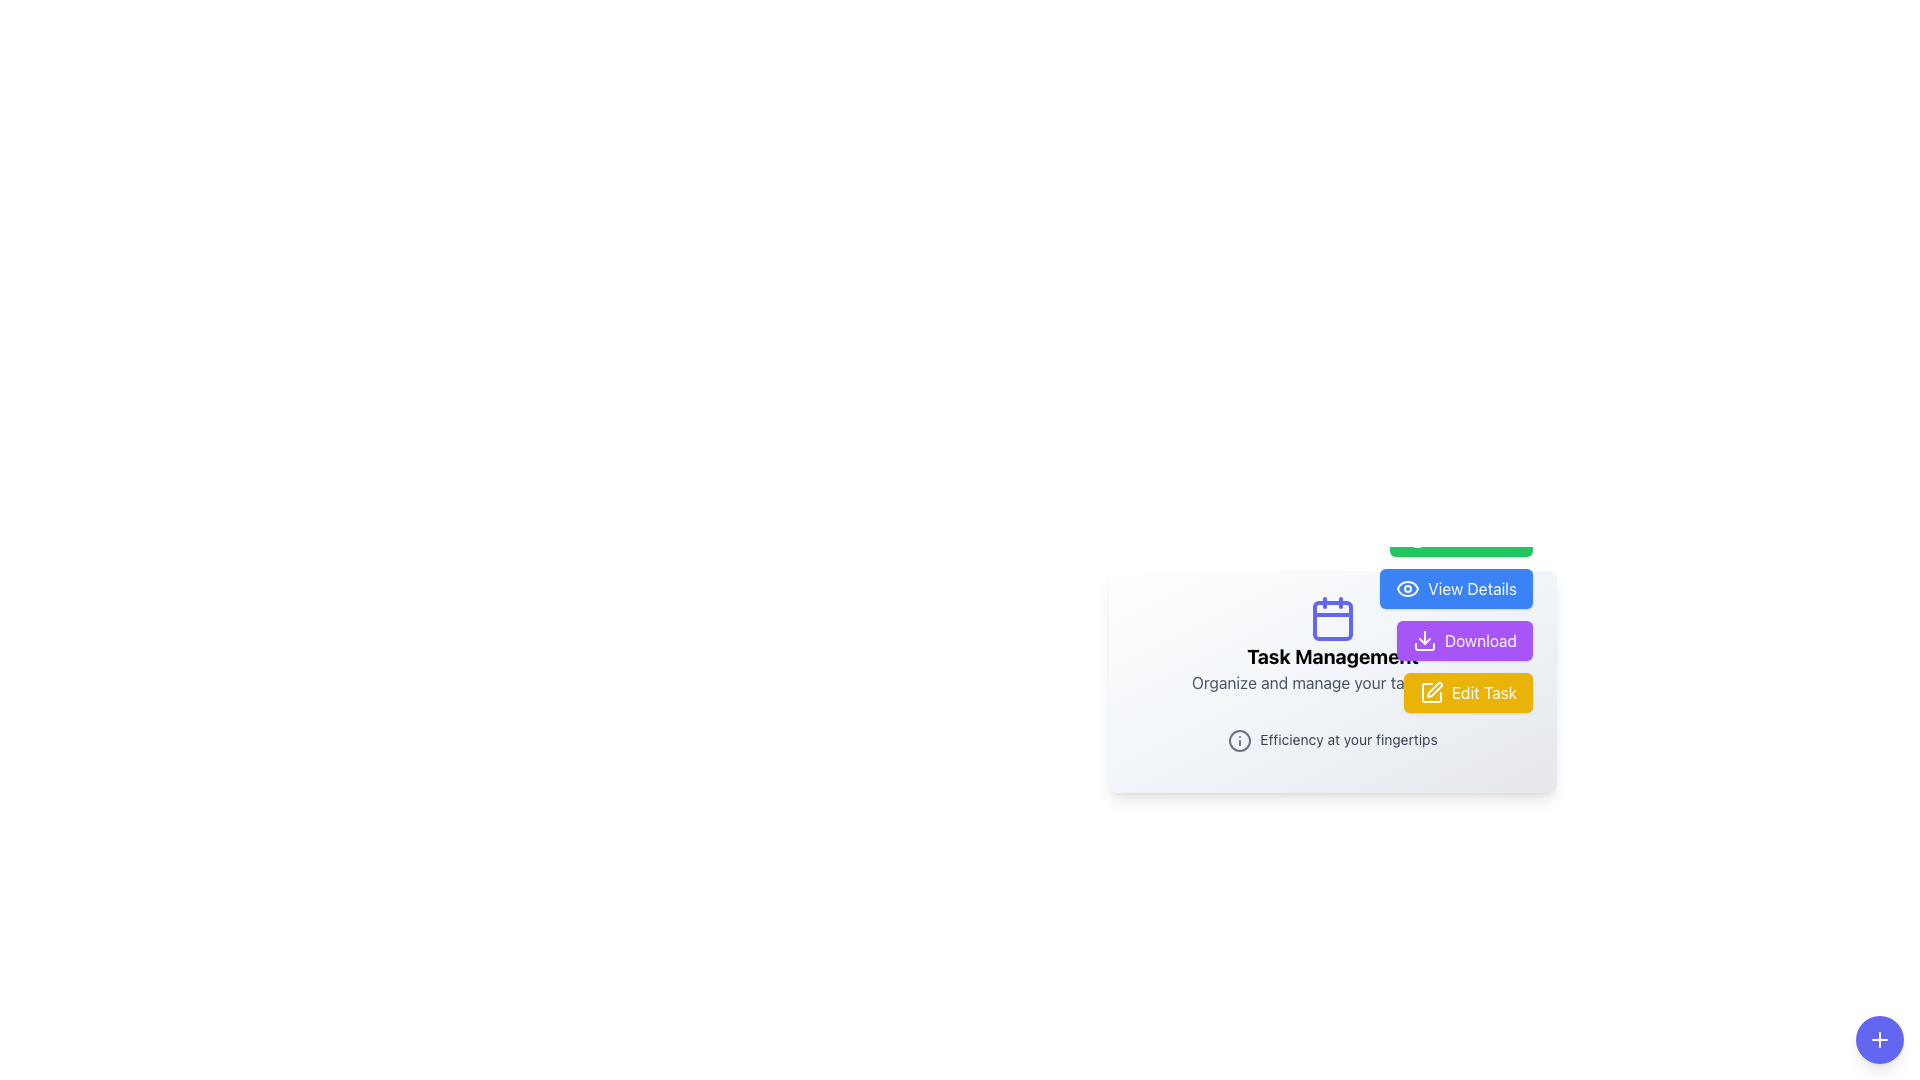 This screenshot has width=1920, height=1080. I want to click on the decorative graphical component that forms an arc in the upper-left section of the circular design above the task management card, so click(1417, 535).